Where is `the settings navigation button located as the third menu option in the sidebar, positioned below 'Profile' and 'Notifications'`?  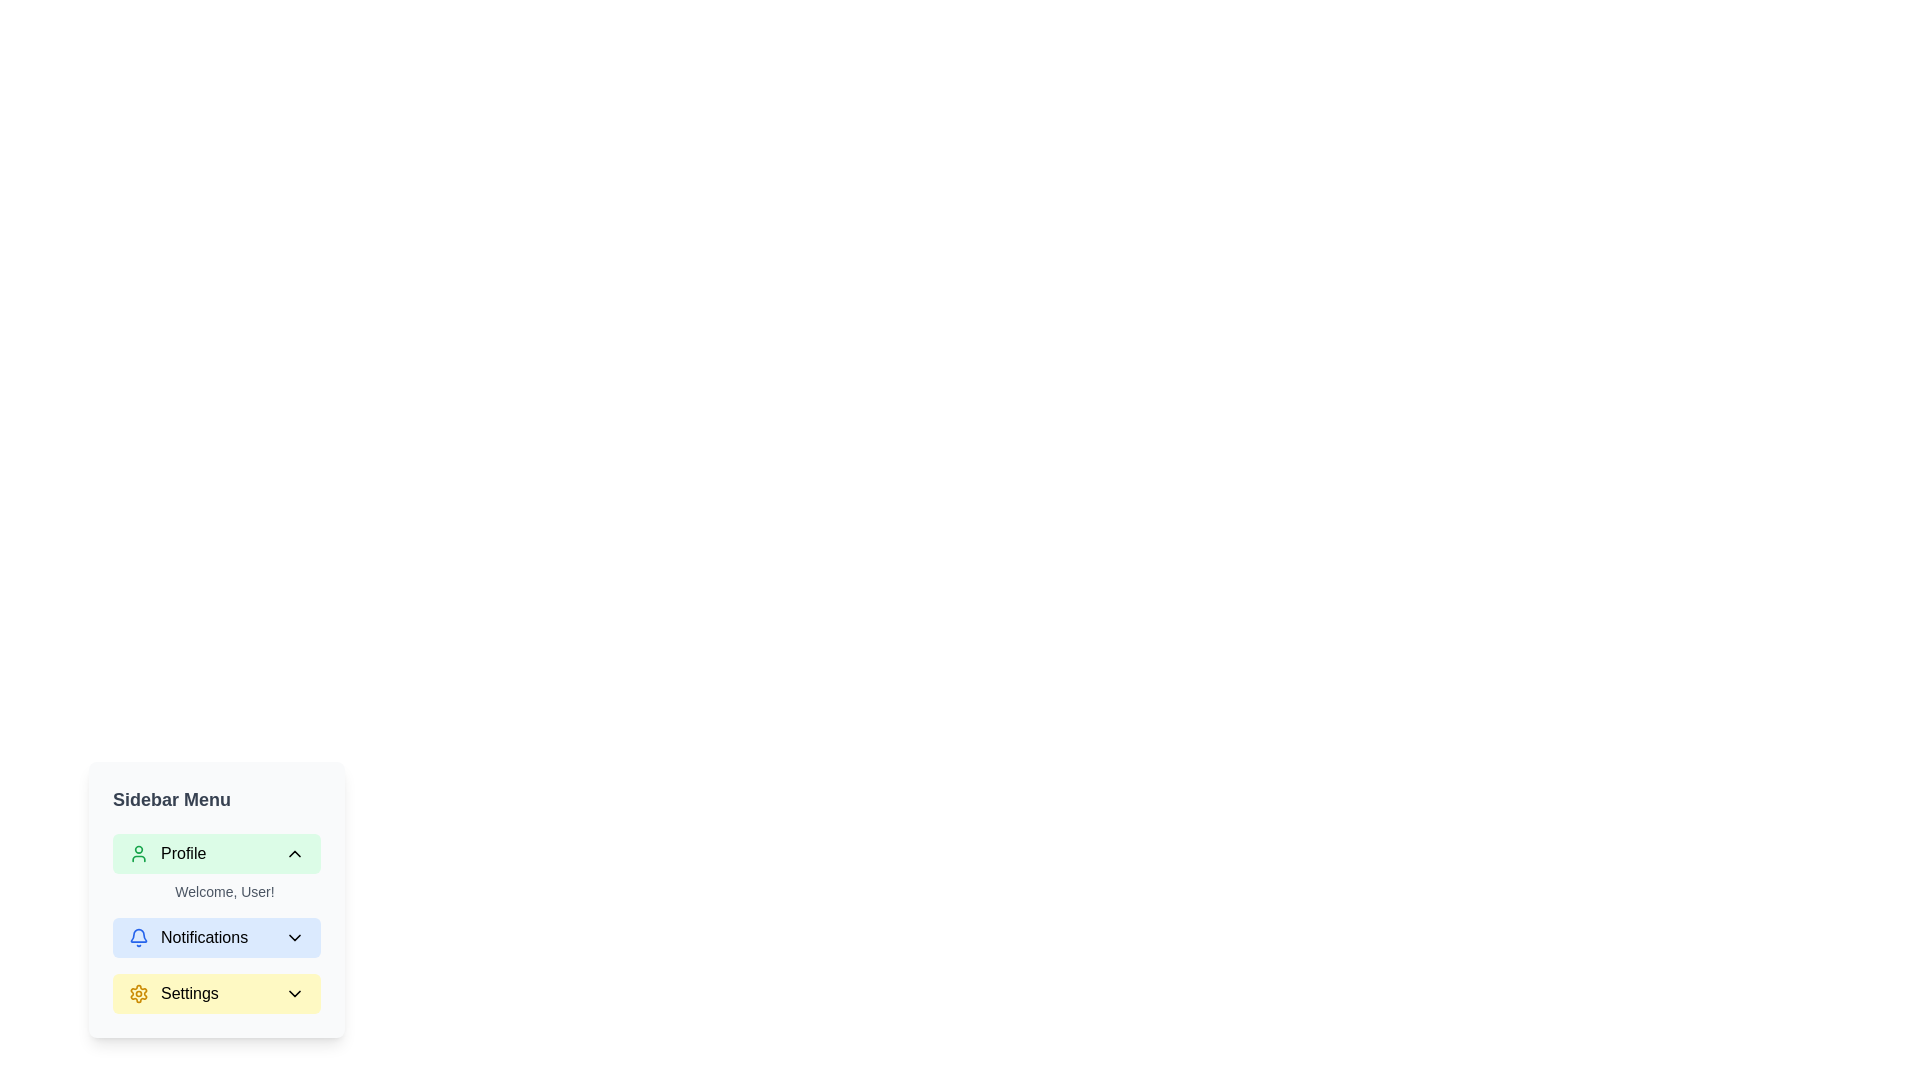 the settings navigation button located as the third menu option in the sidebar, positioned below 'Profile' and 'Notifications' is located at coordinates (216, 994).